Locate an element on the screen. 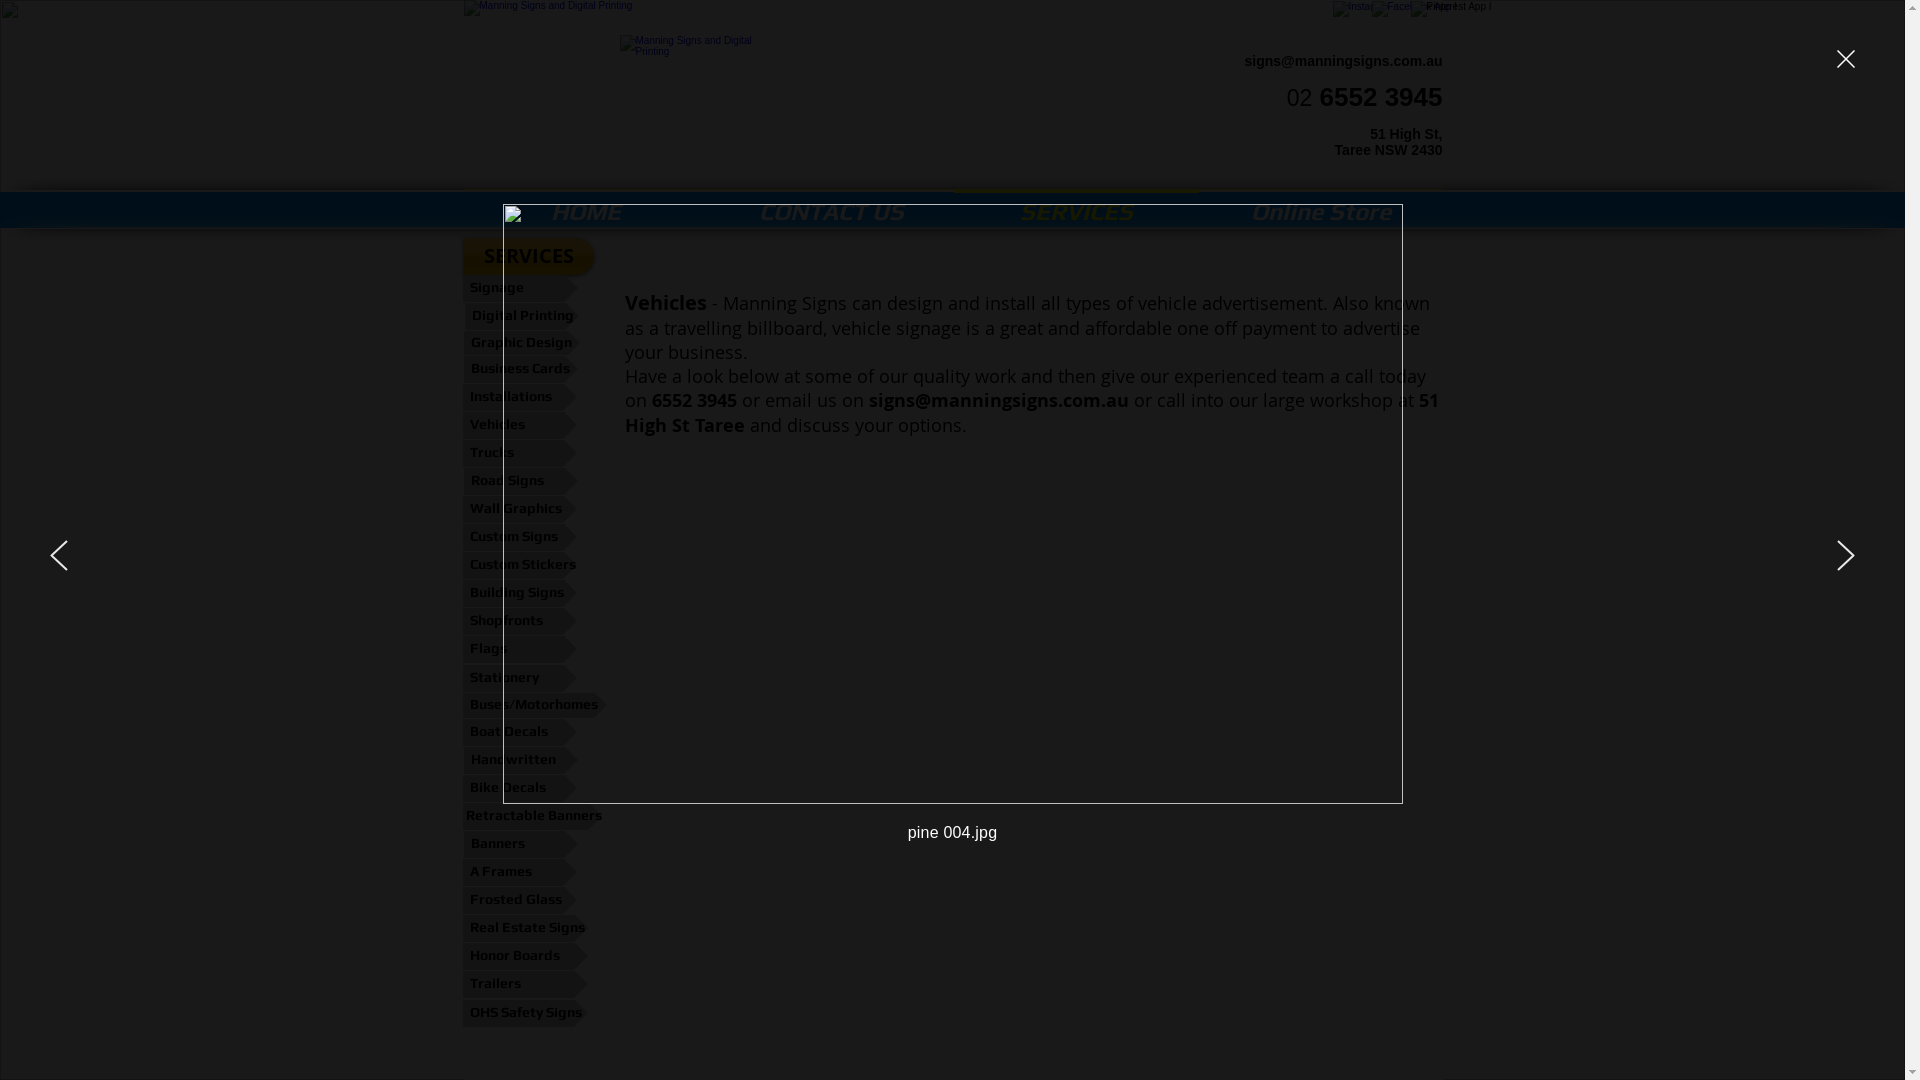  'Road Signs' is located at coordinates (521, 481).